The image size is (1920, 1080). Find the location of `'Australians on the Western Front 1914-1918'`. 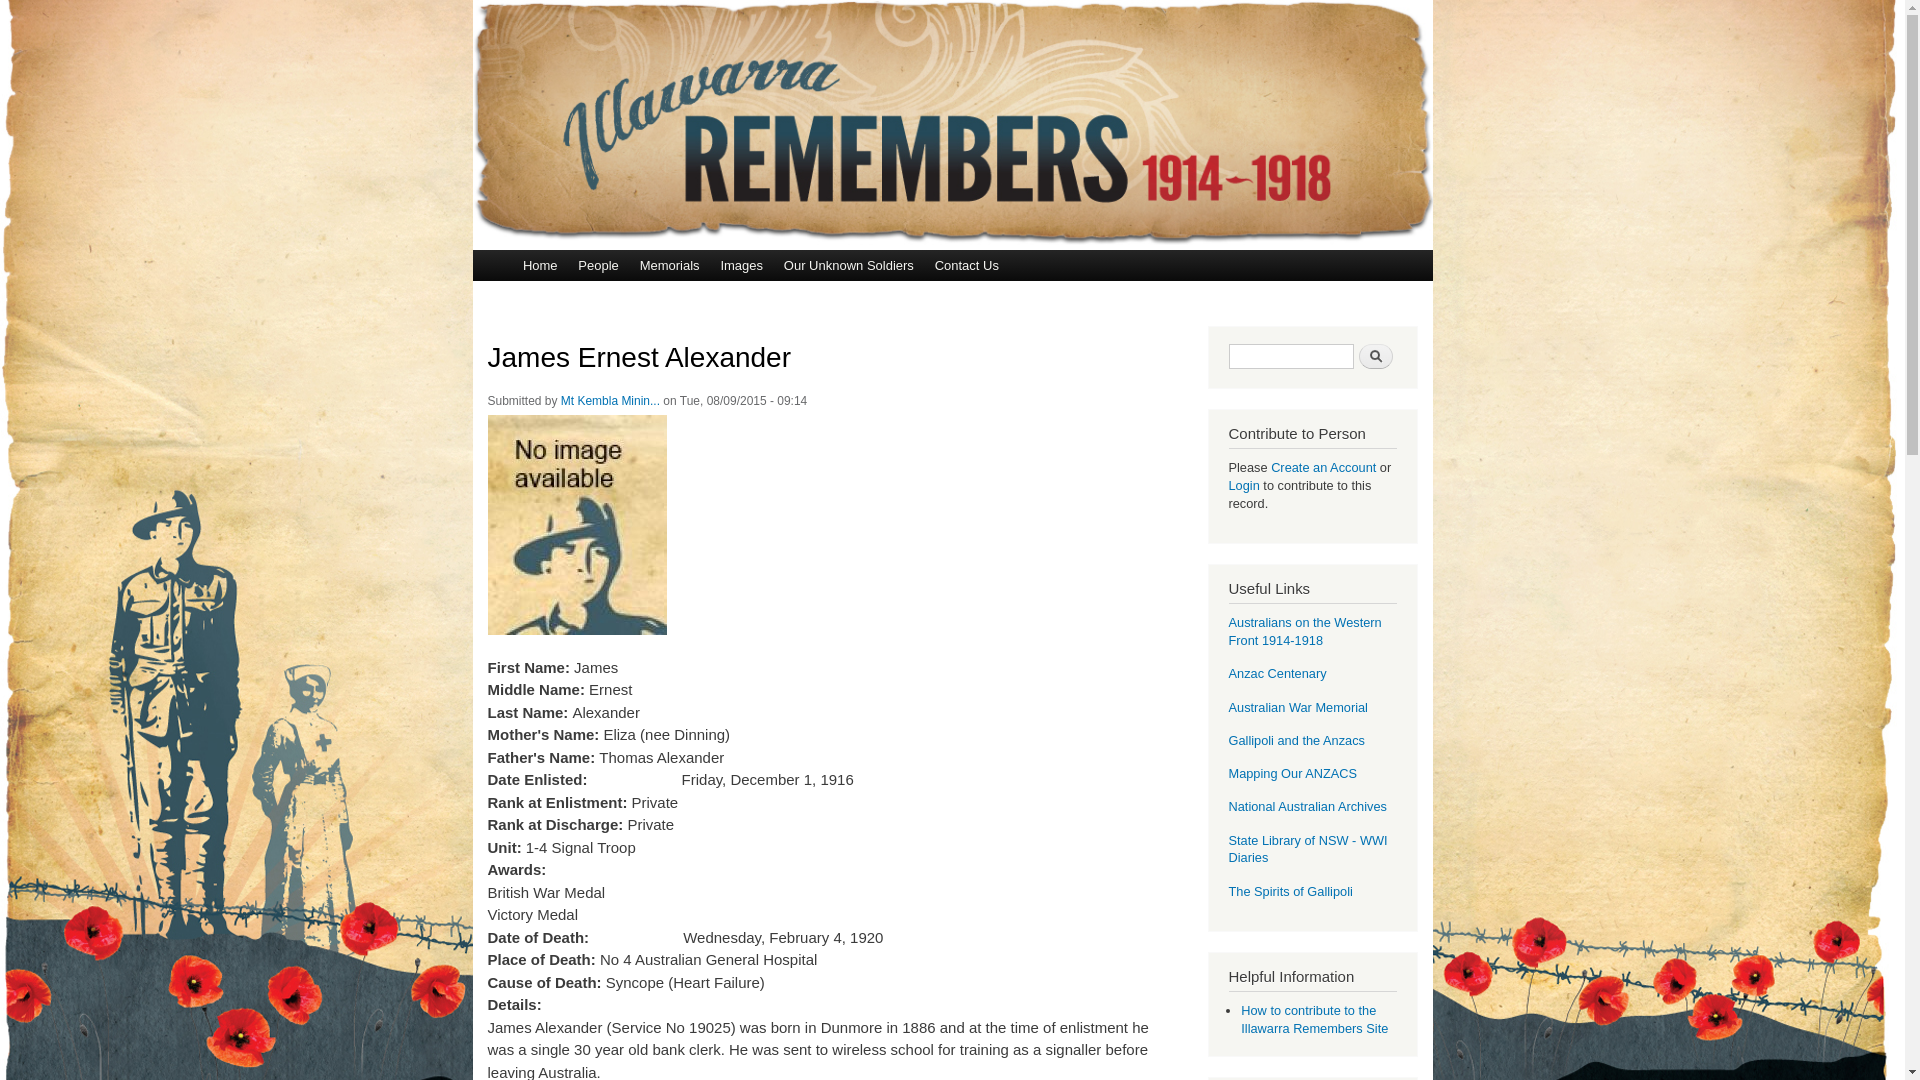

'Australians on the Western Front 1914-1918' is located at coordinates (1304, 631).